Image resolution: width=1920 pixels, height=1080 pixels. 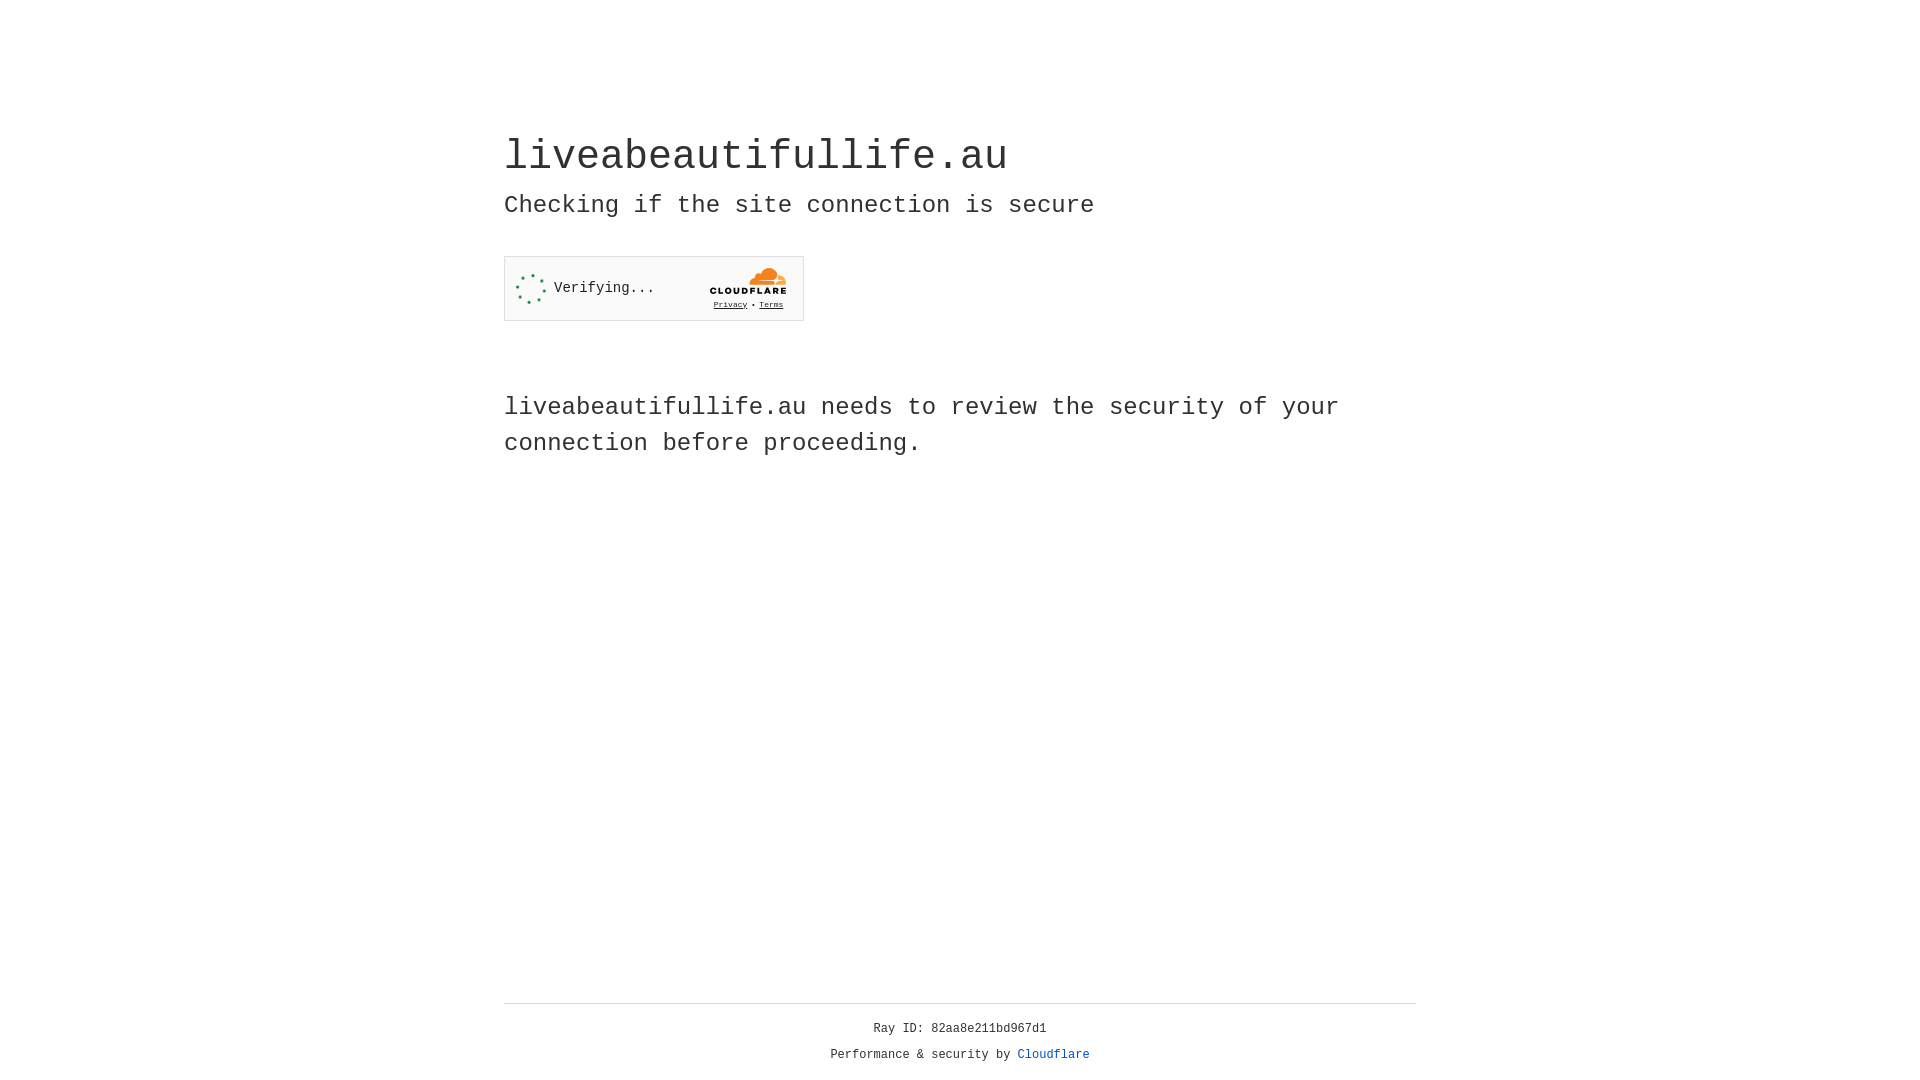 What do you see at coordinates (653, 288) in the screenshot?
I see `'Widget containing a Cloudflare security challenge'` at bounding box center [653, 288].